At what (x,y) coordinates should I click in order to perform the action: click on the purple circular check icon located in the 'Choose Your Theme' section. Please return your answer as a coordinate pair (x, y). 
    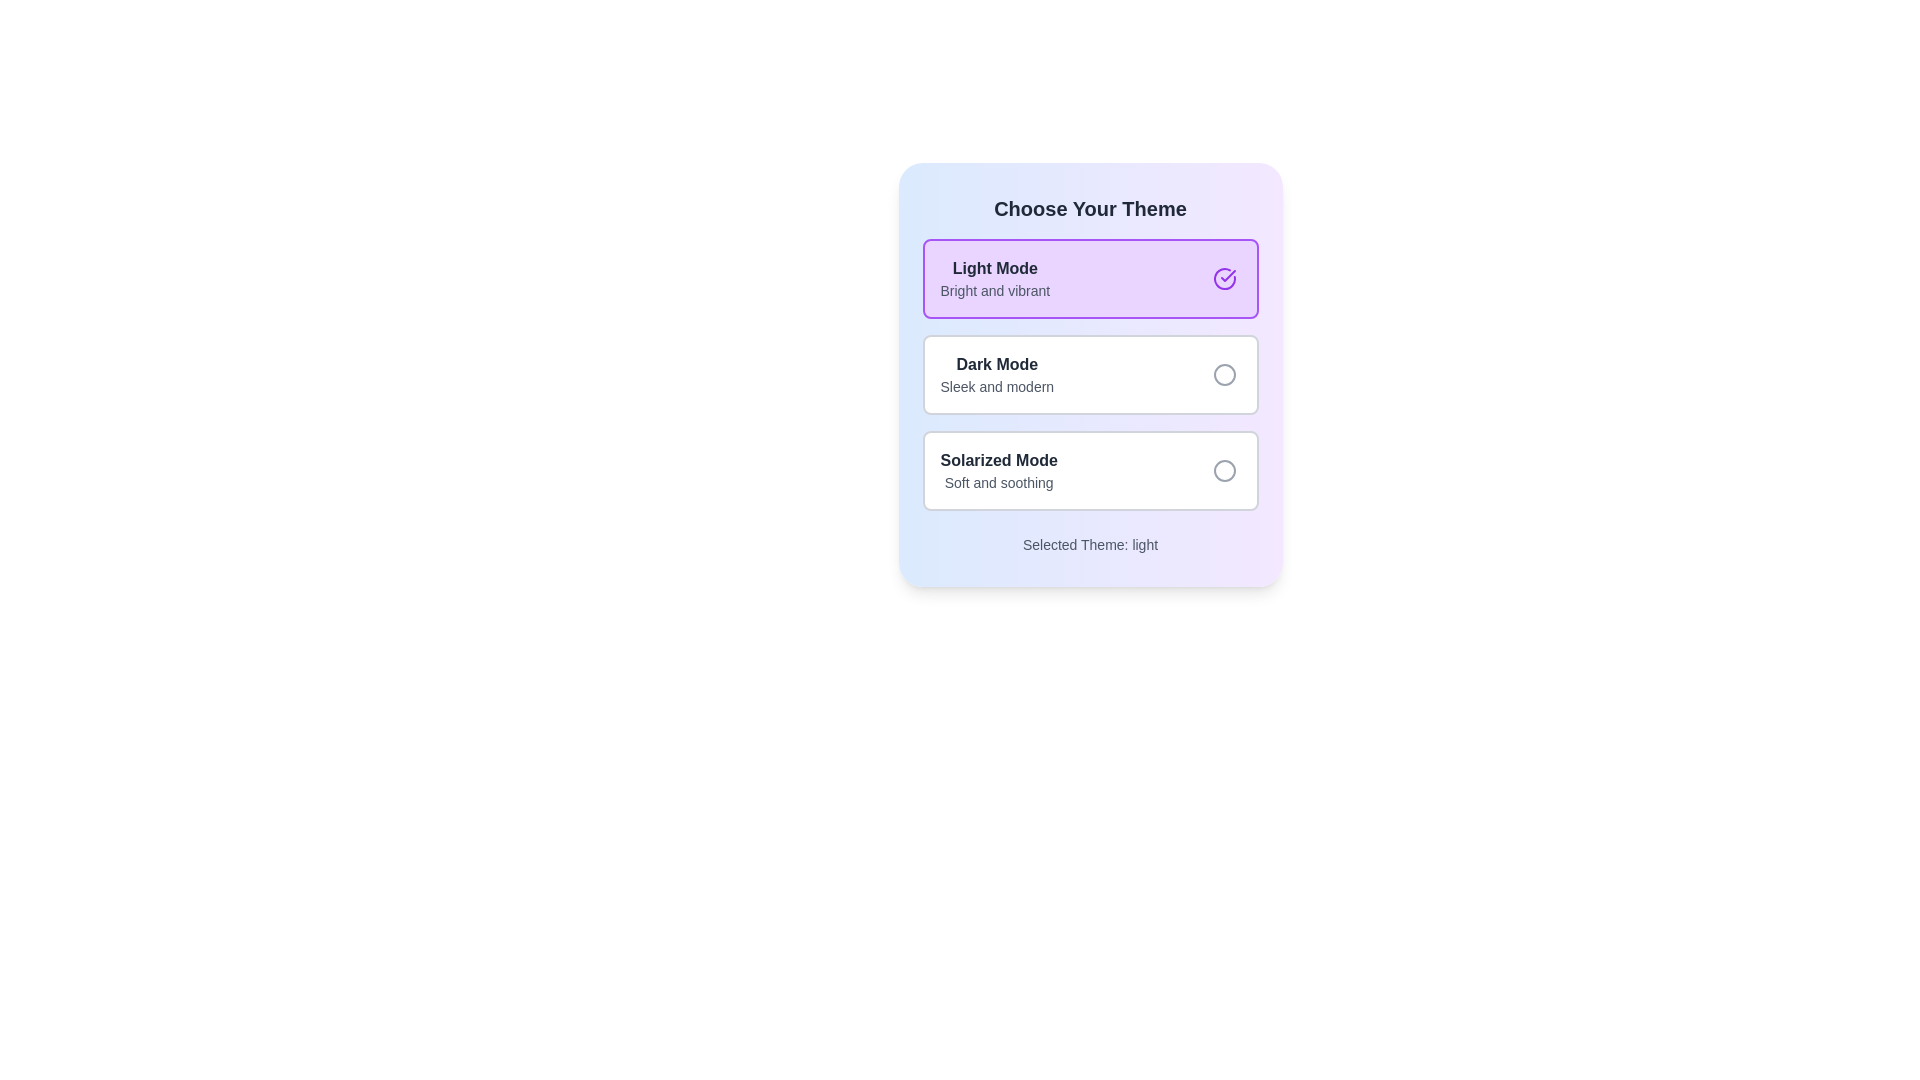
    Looking at the image, I should click on (1223, 278).